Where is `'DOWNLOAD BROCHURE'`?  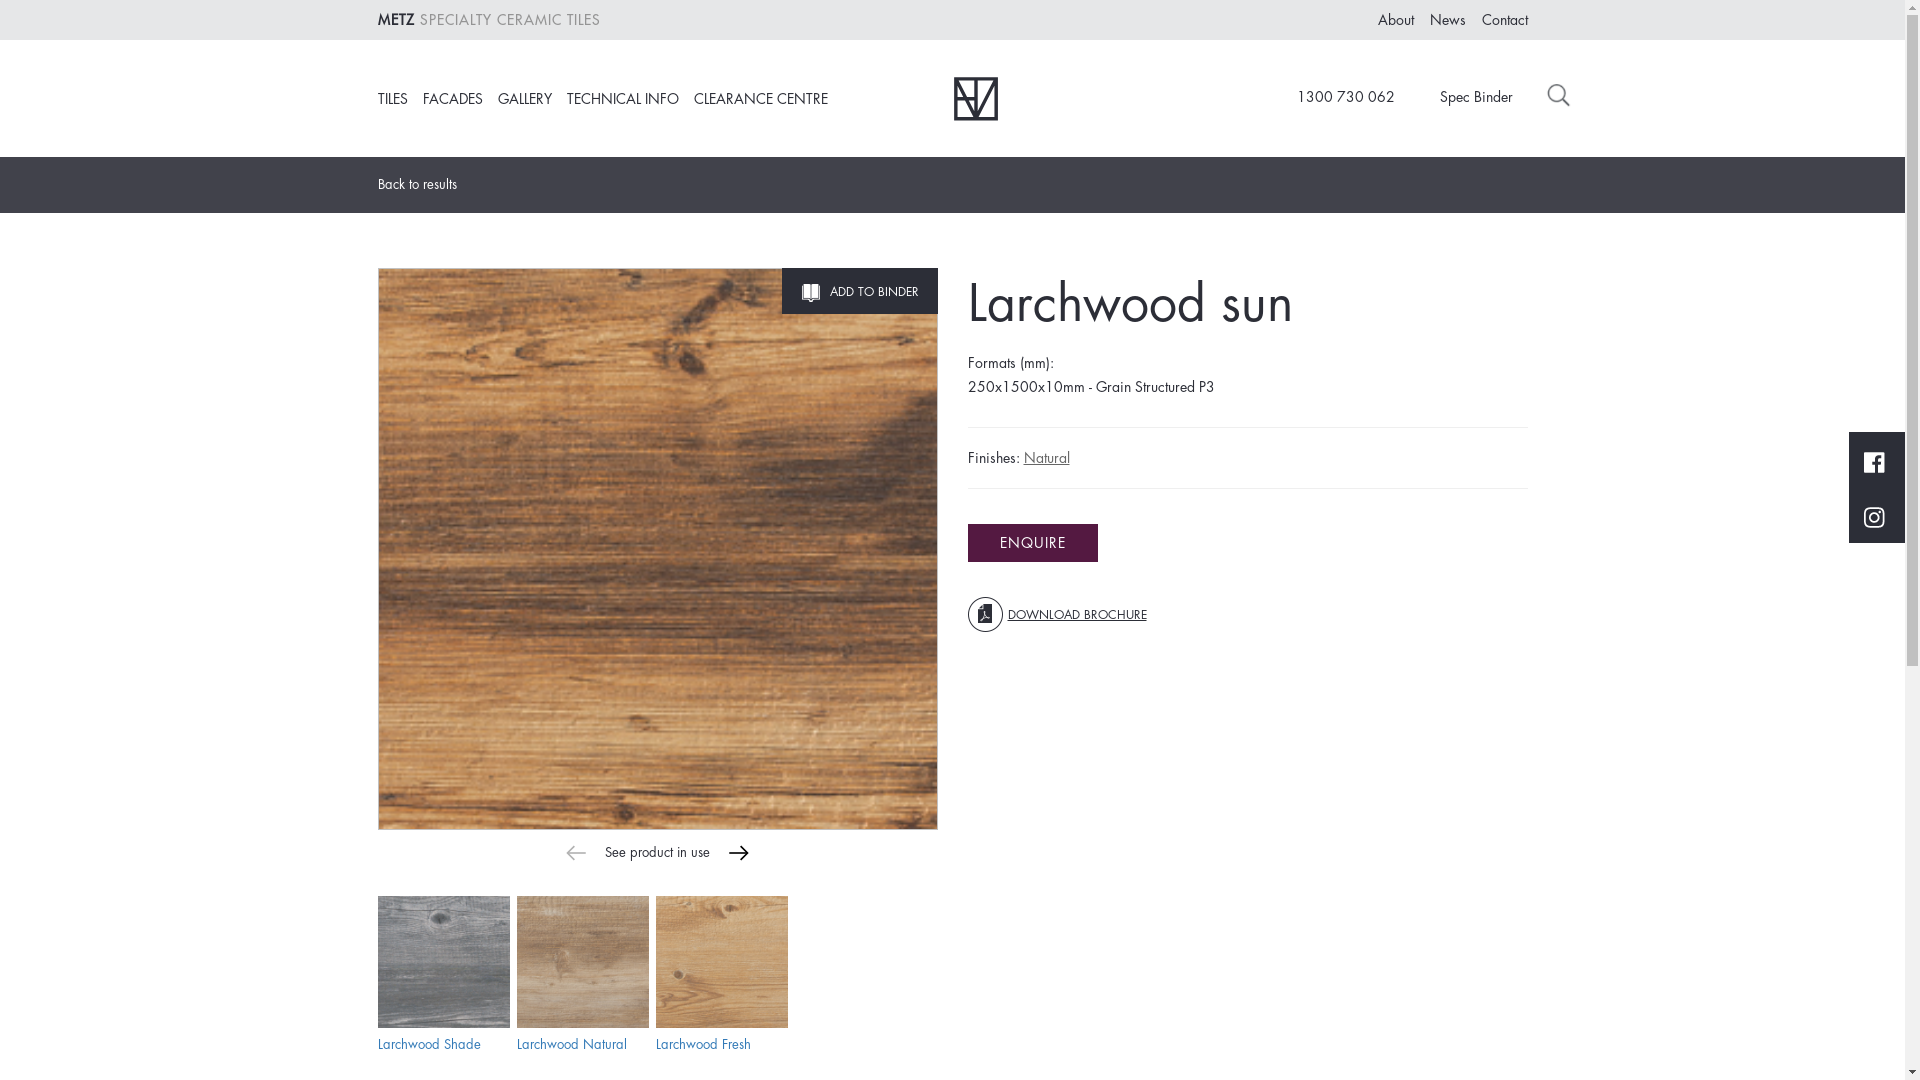 'DOWNLOAD BROCHURE' is located at coordinates (1056, 613).